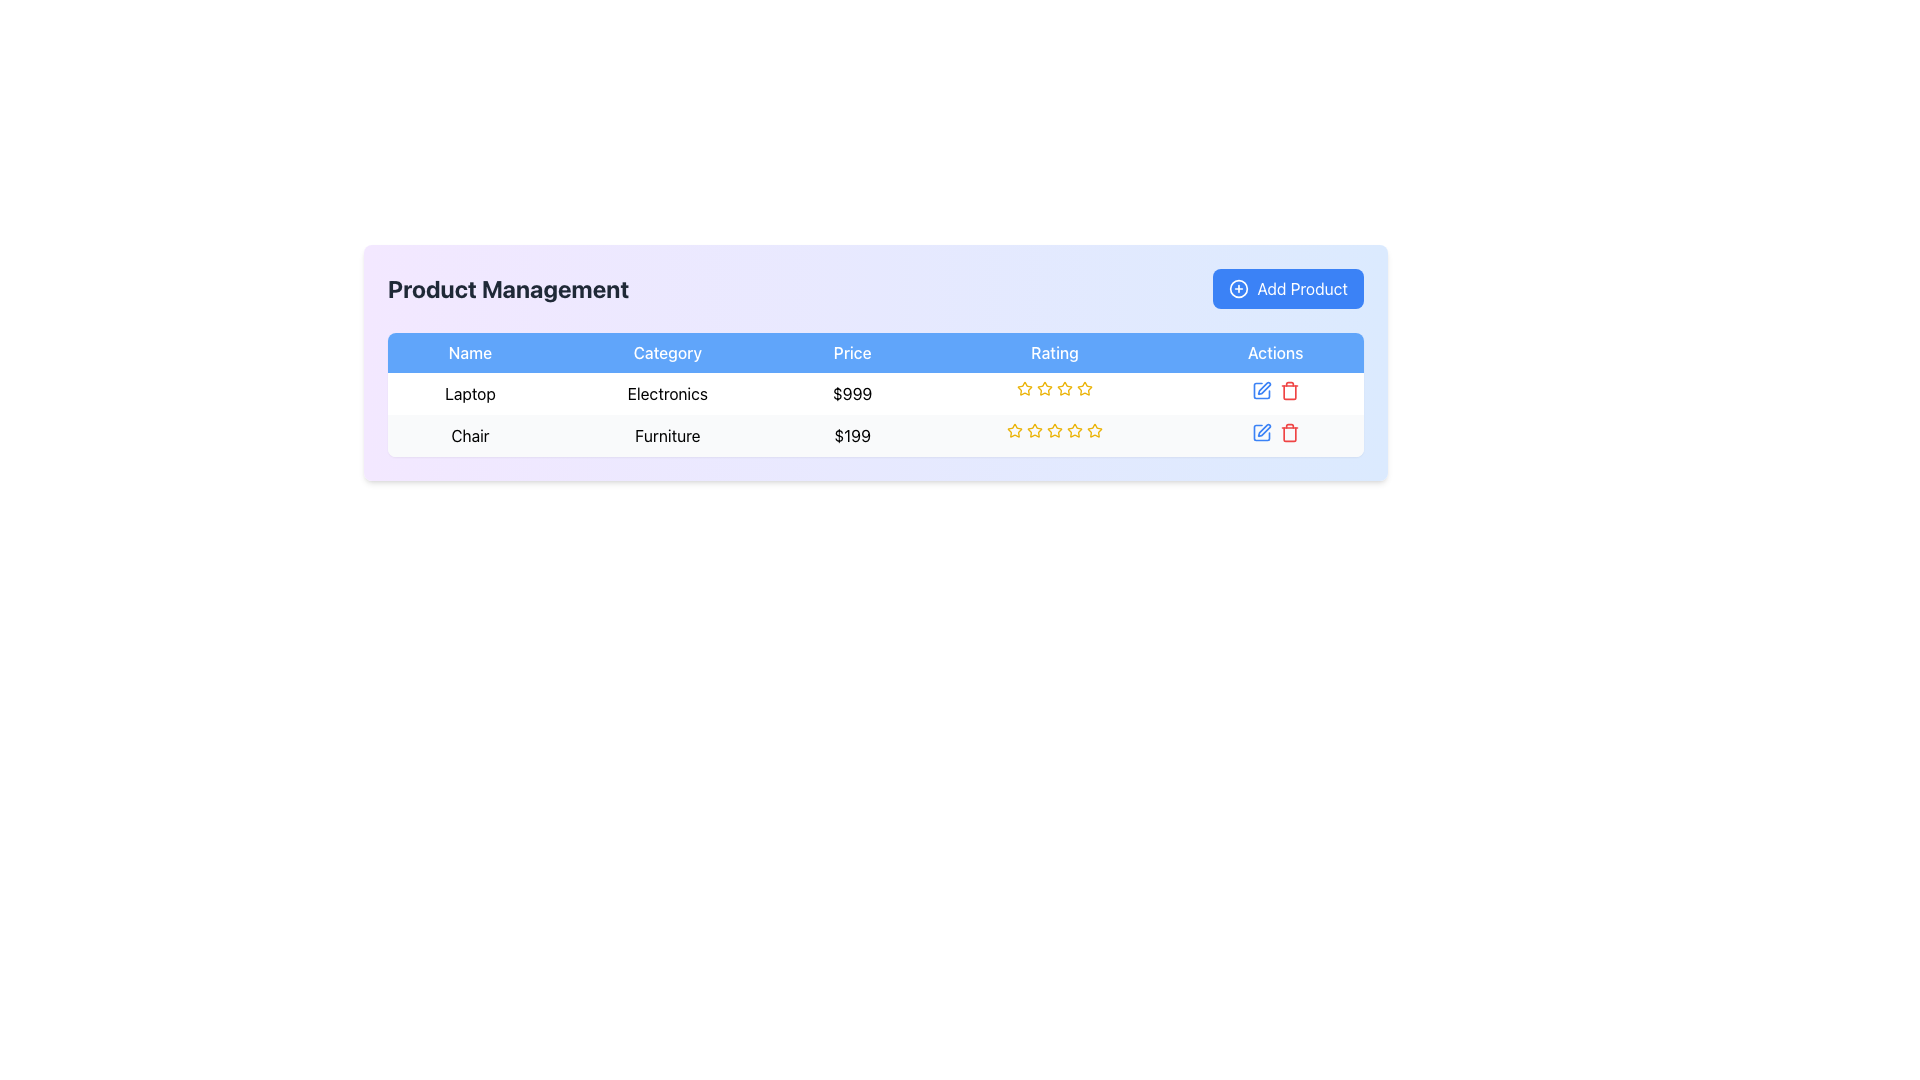 Image resolution: width=1920 pixels, height=1080 pixels. I want to click on the fourth star icon in the 'Rating' column of the 'Laptop' row, so click(1064, 388).